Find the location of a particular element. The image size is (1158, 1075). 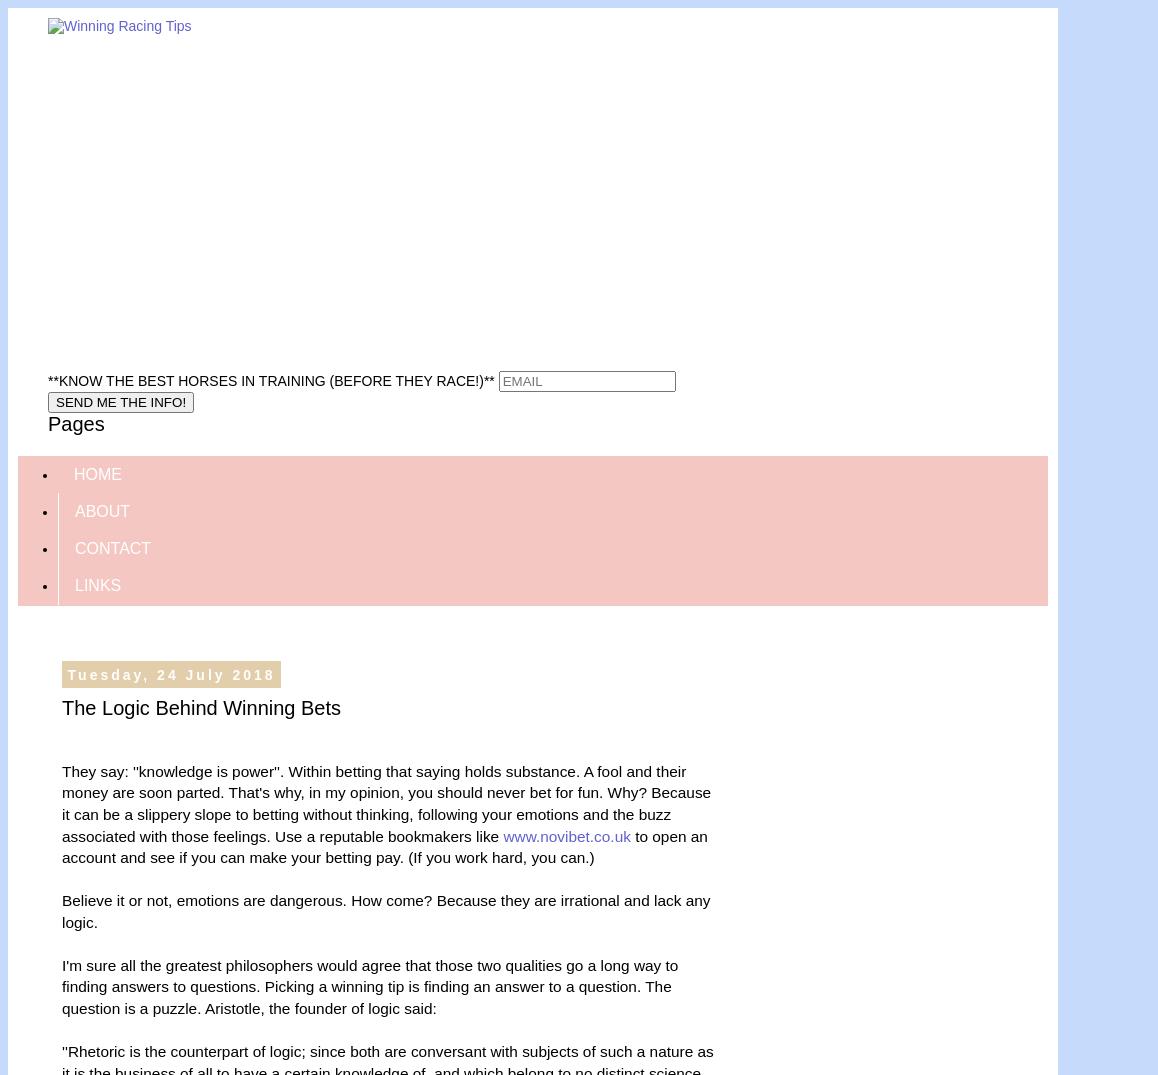

'HOME' is located at coordinates (97, 473).